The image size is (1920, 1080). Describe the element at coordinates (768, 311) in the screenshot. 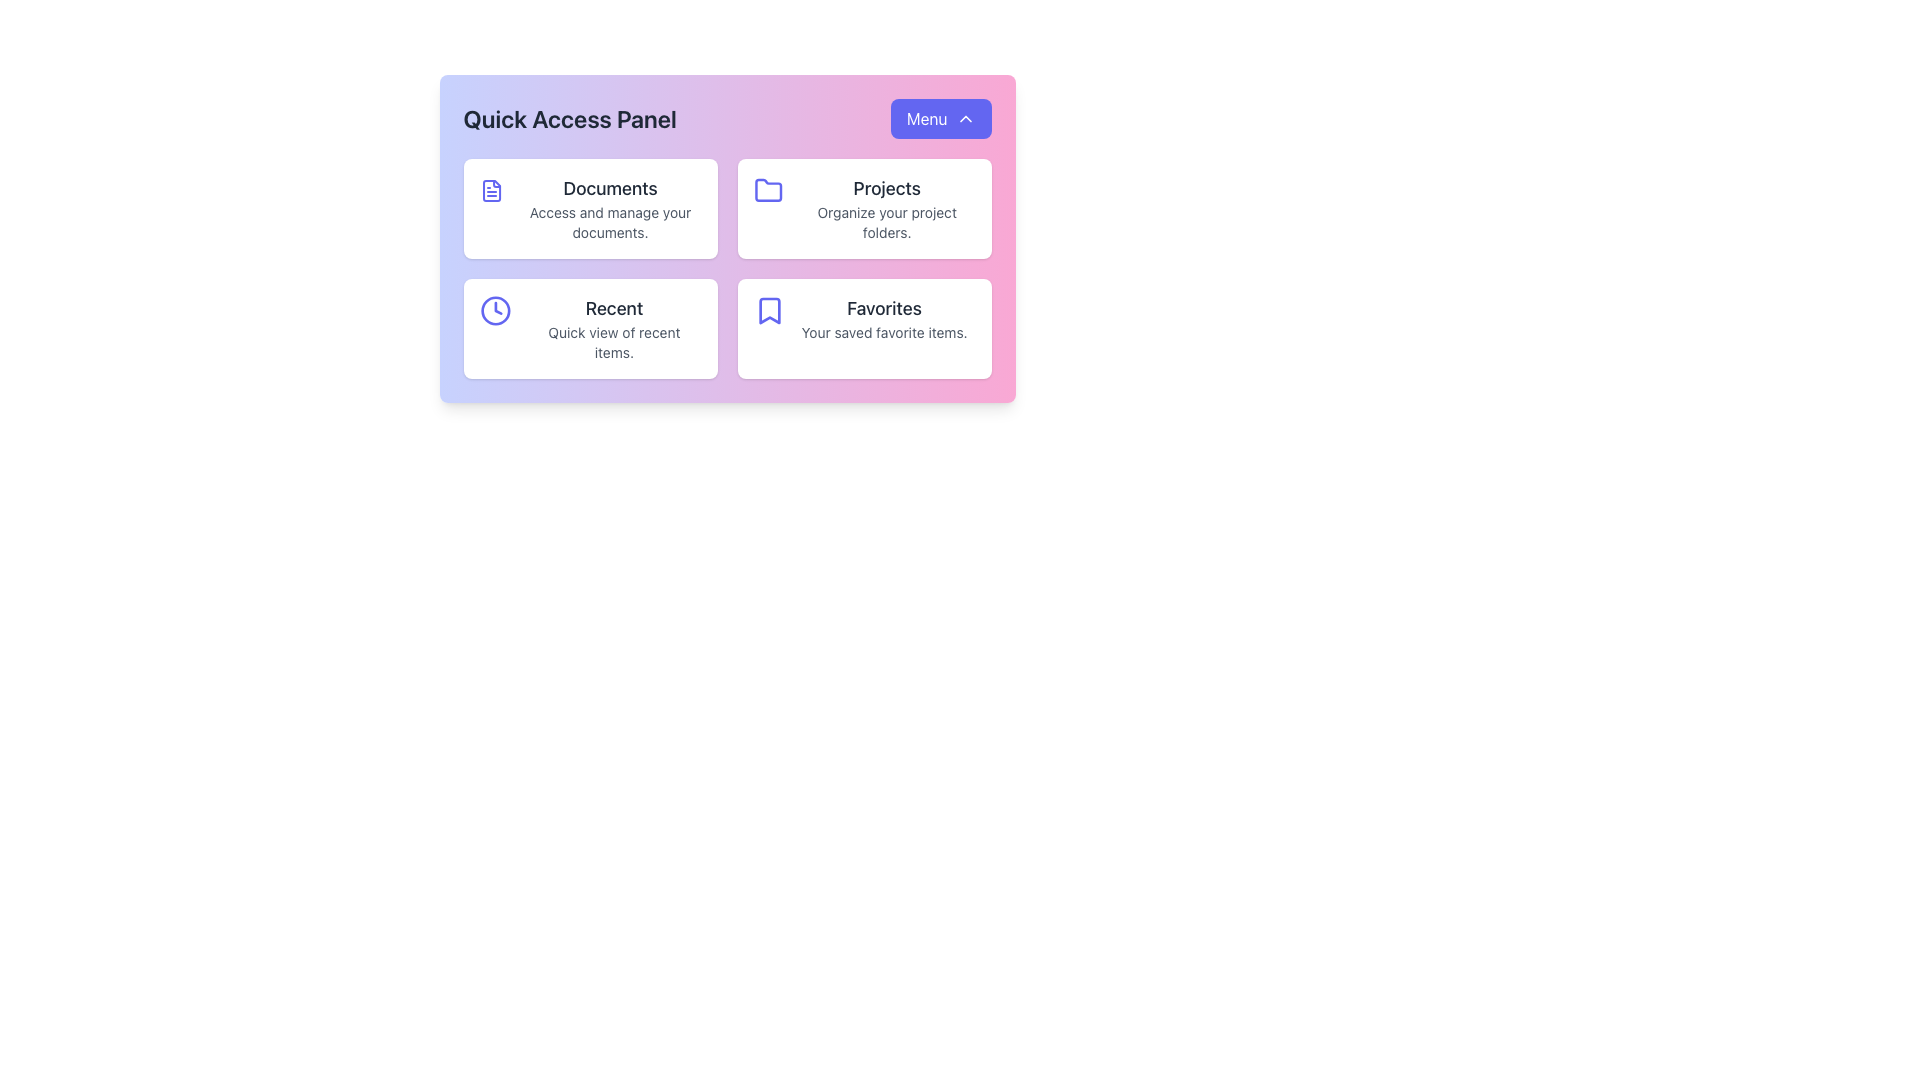

I see `the 'Favorites' icon located in the bottom-right section of the 'Quick Access Panel' that visually represents the list of saved favorite items` at that location.